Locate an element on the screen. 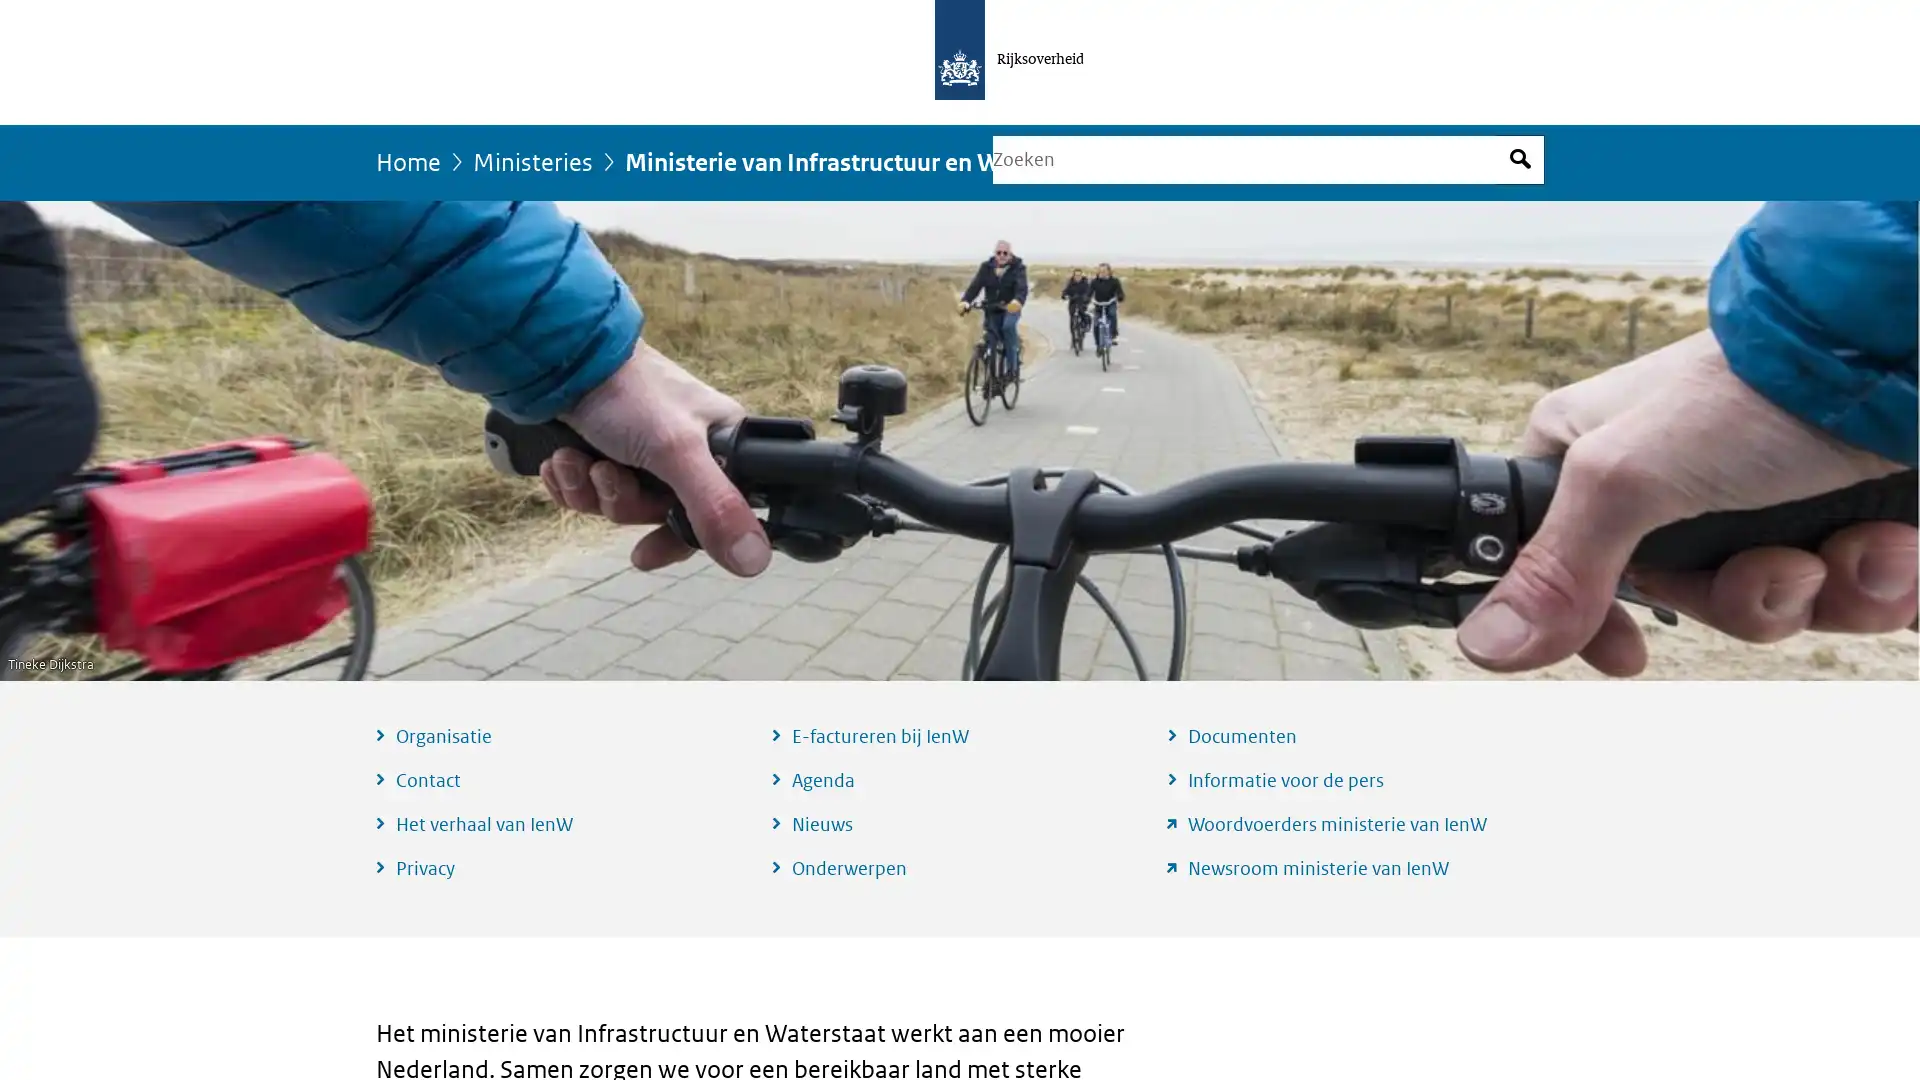 The image size is (1920, 1080). Open zoekveld is located at coordinates (1520, 158).